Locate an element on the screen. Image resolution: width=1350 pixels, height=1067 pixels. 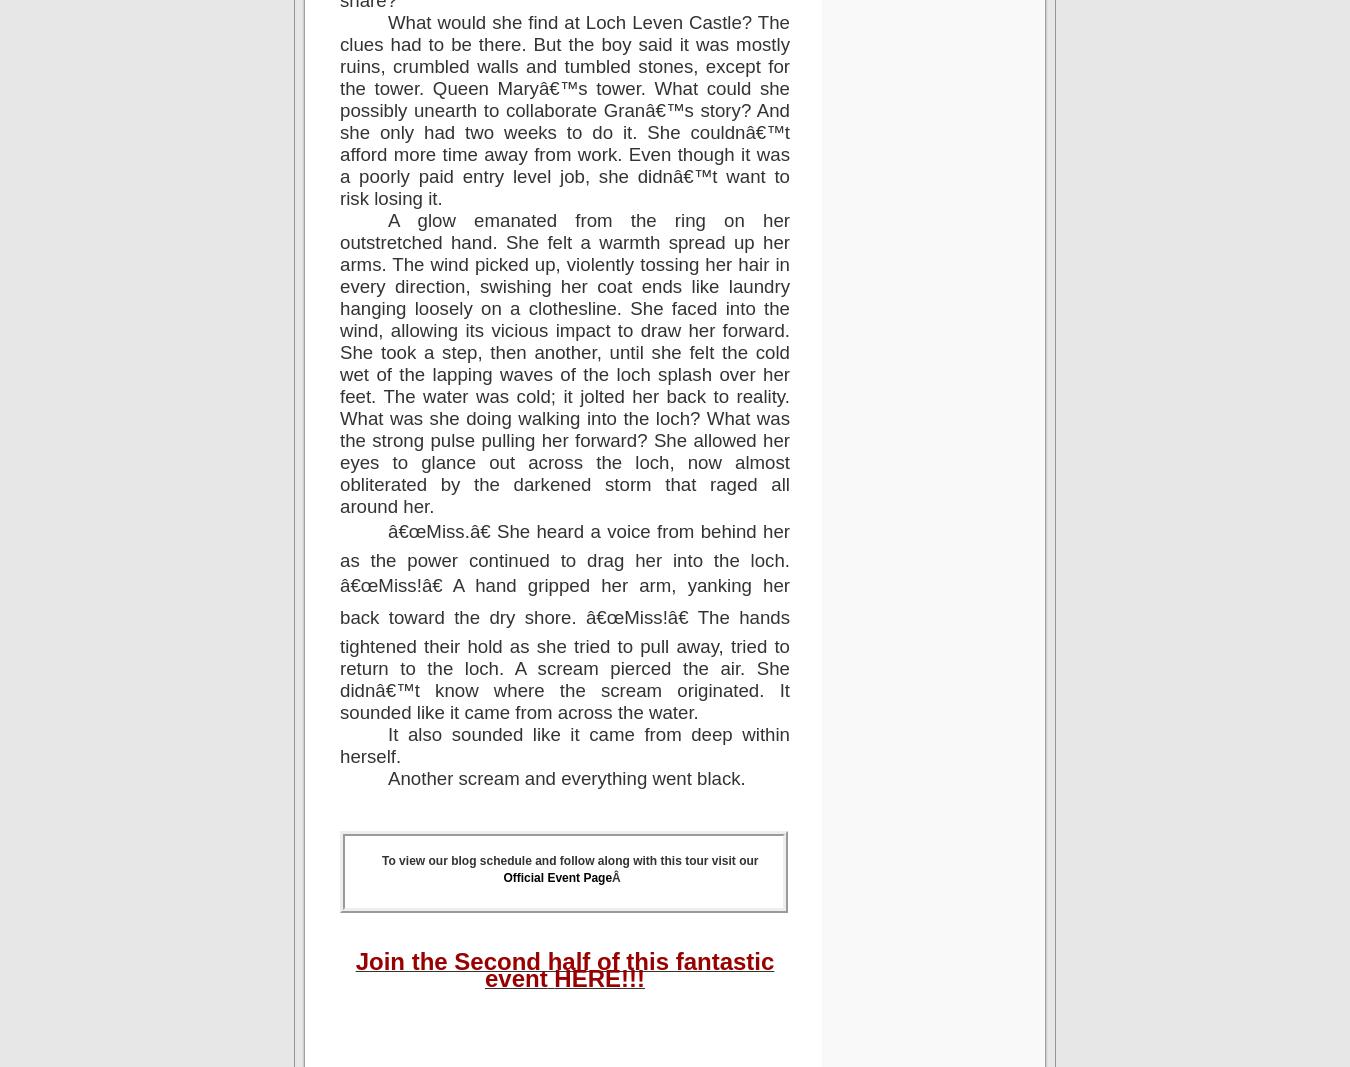
'It also sounded like it came from deep within herself.' is located at coordinates (564, 744).